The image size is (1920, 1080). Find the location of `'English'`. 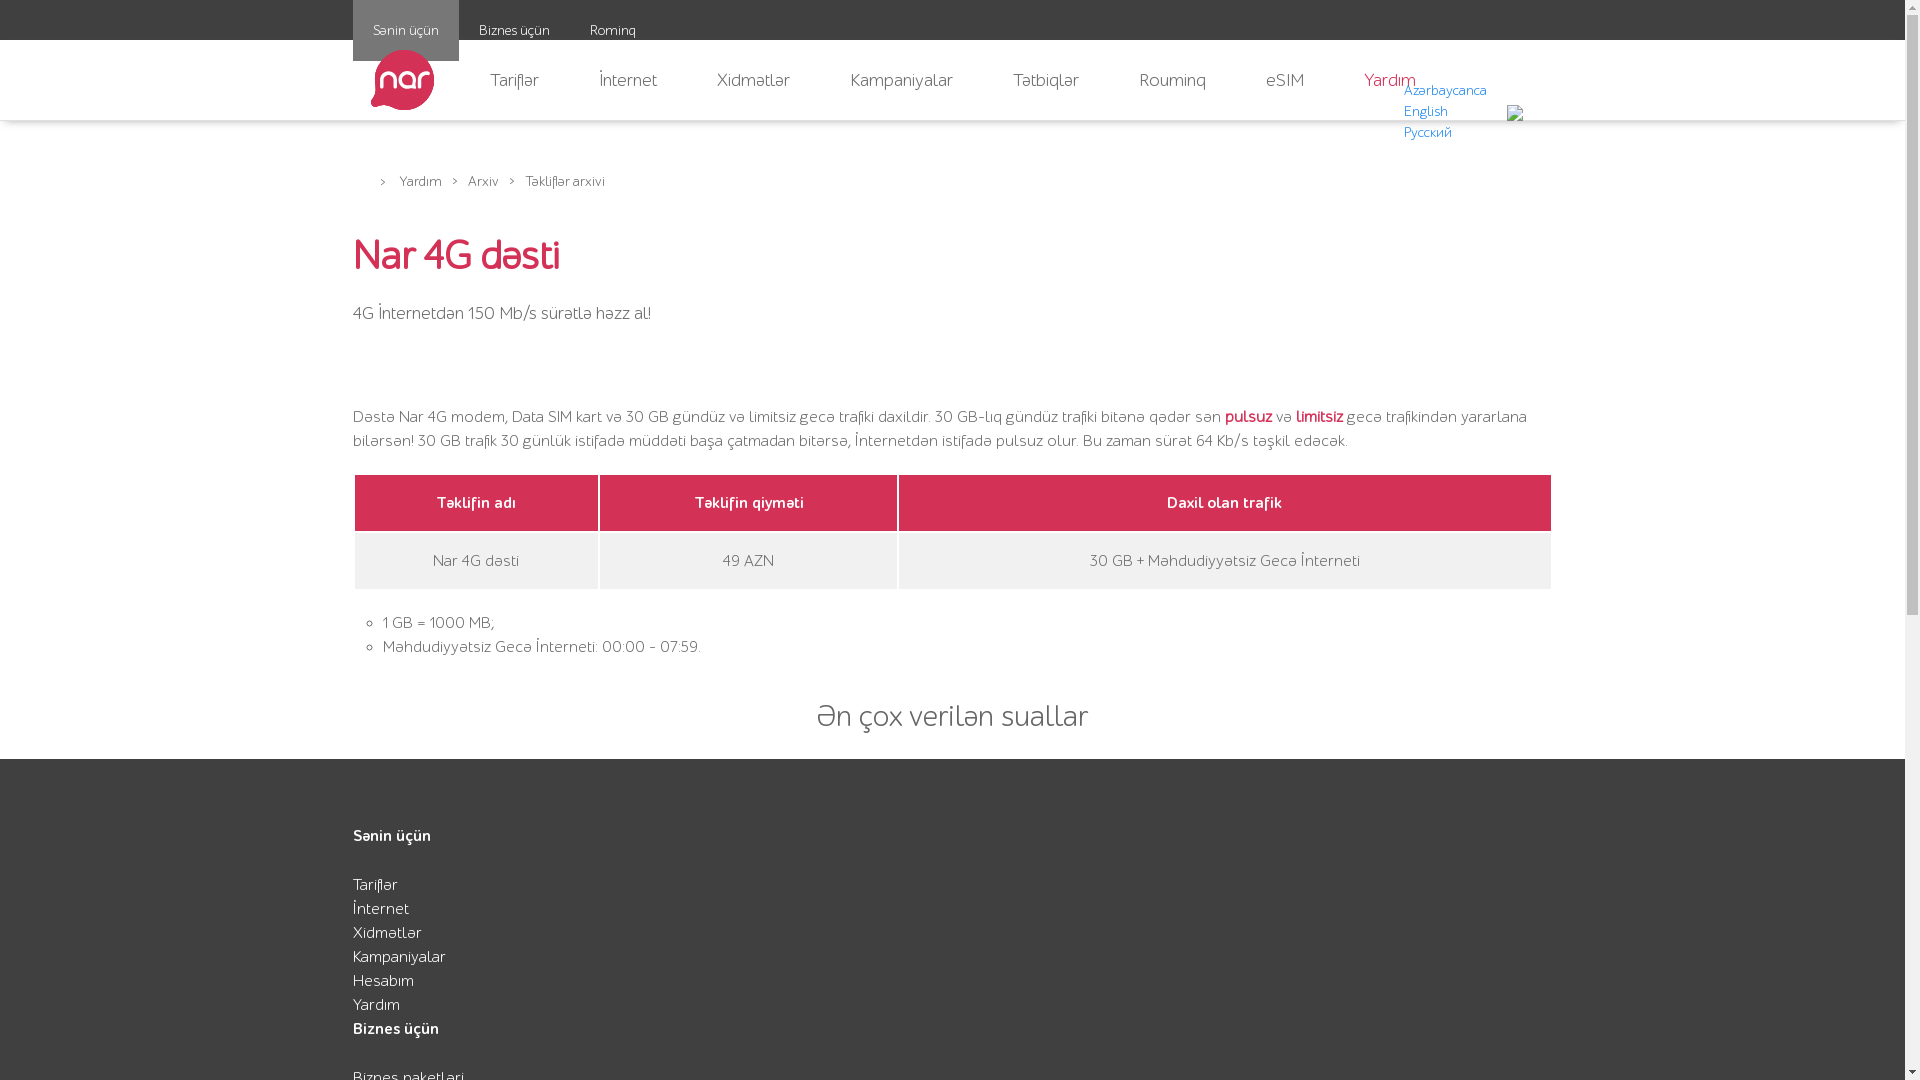

'English' is located at coordinates (1424, 111).